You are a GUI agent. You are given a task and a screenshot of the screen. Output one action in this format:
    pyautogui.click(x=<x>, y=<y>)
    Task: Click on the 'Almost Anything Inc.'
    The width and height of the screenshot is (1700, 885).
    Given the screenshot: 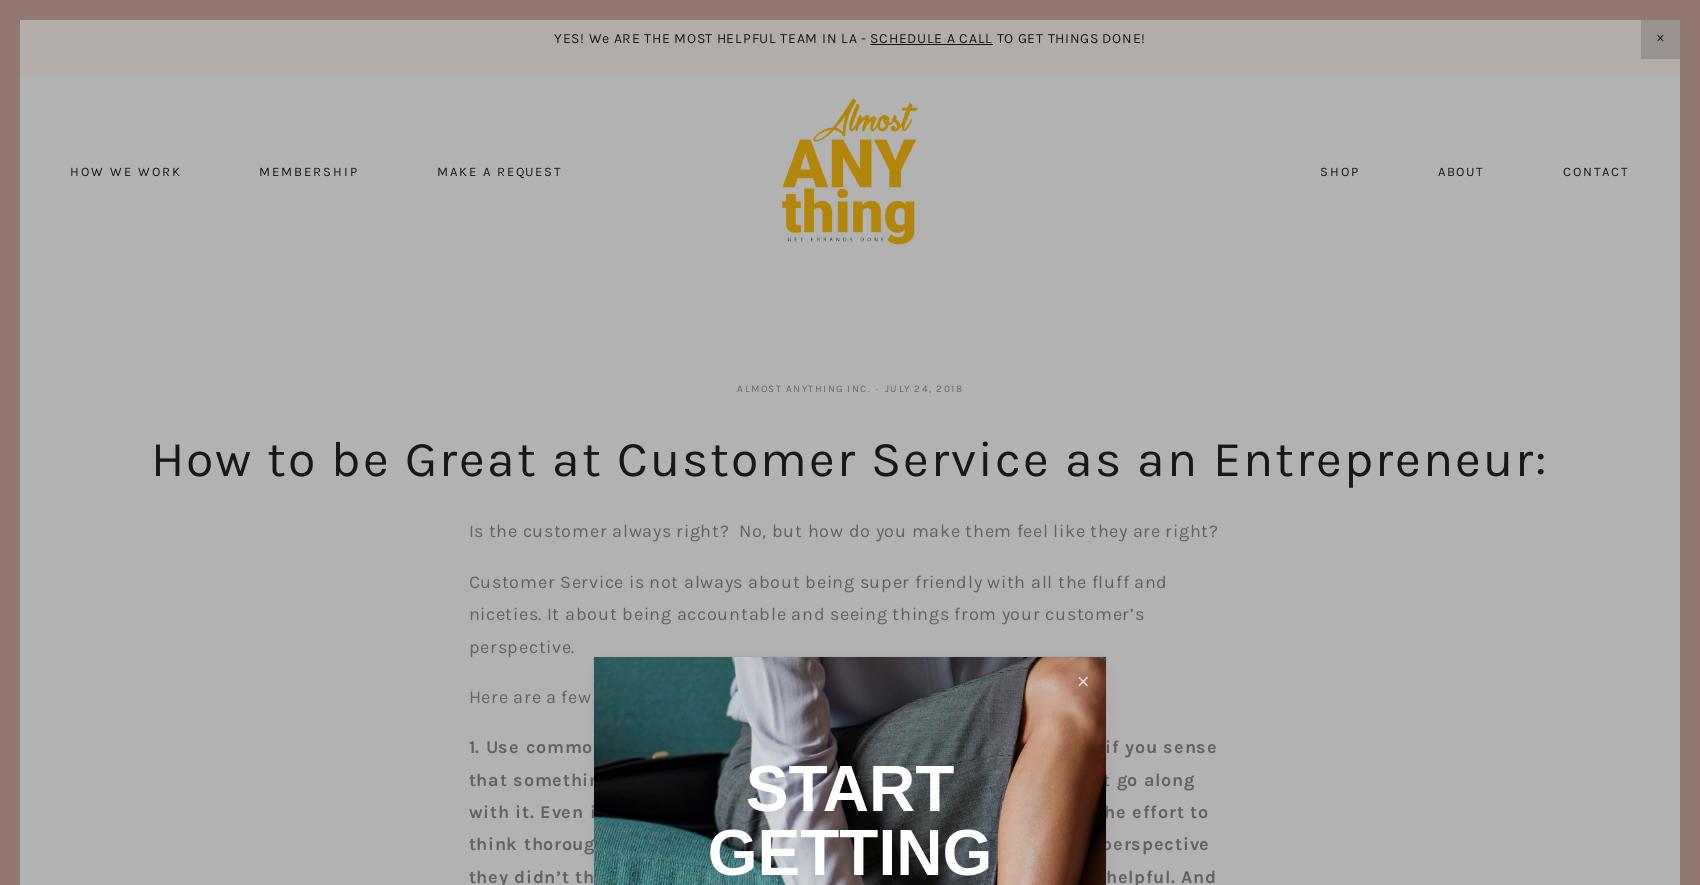 What is the action you would take?
    pyautogui.click(x=802, y=386)
    